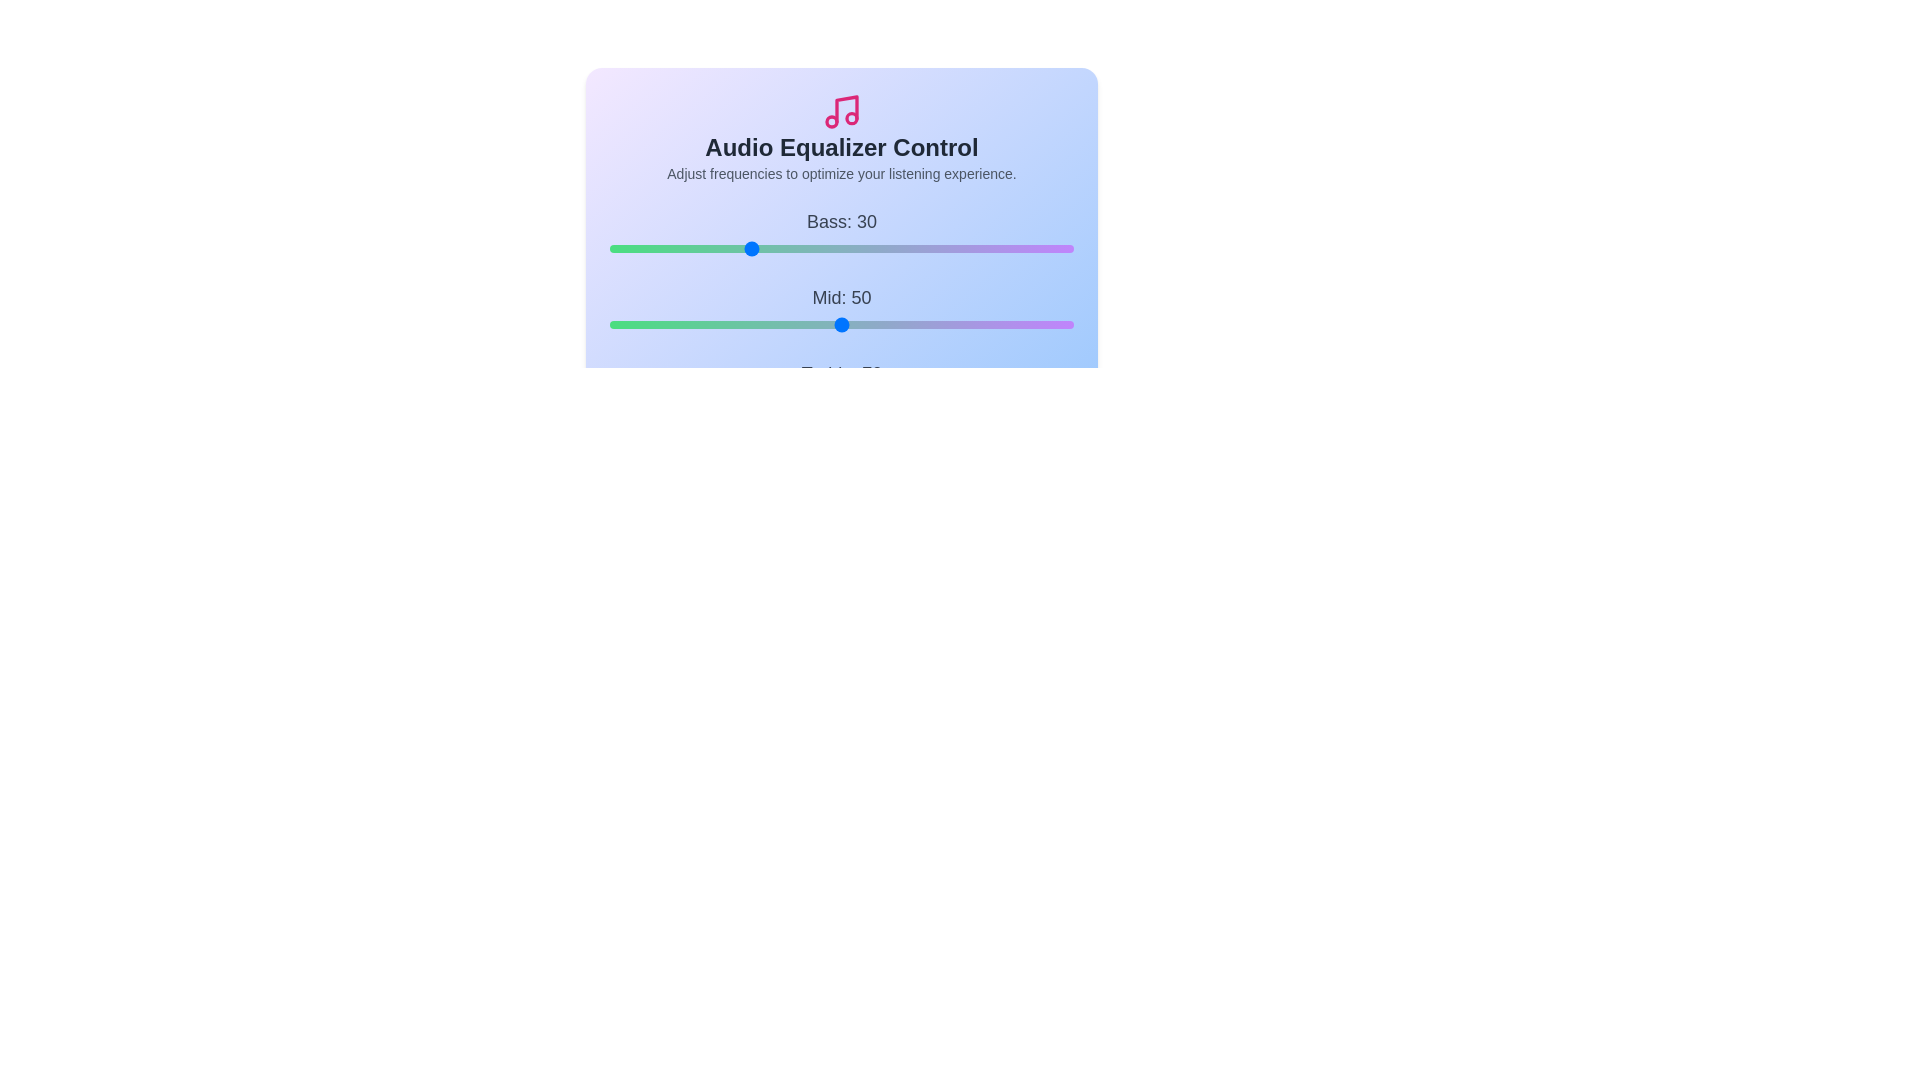 Image resolution: width=1920 pixels, height=1080 pixels. I want to click on the 'Mid' slider to set the midrange level to 75, so click(957, 323).